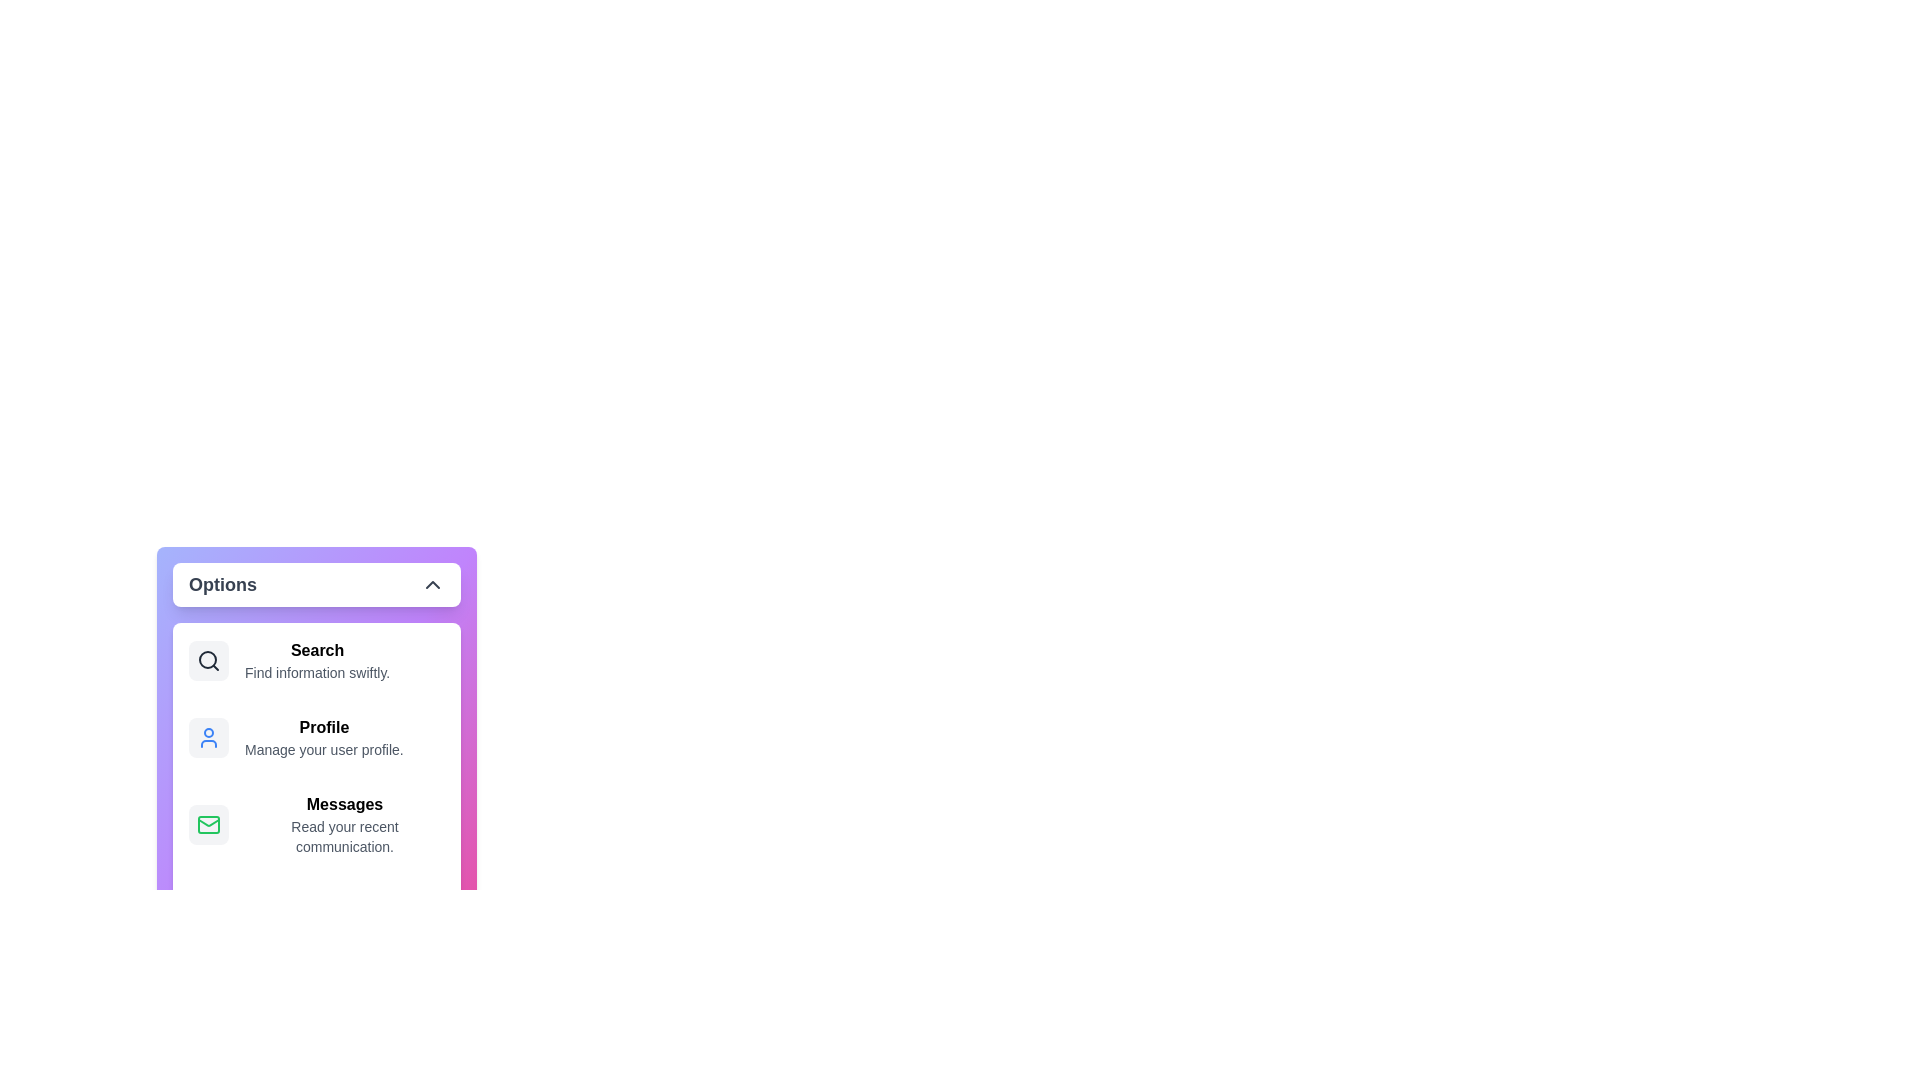 The width and height of the screenshot is (1920, 1080). I want to click on the menu item Search to select it, so click(315, 660).